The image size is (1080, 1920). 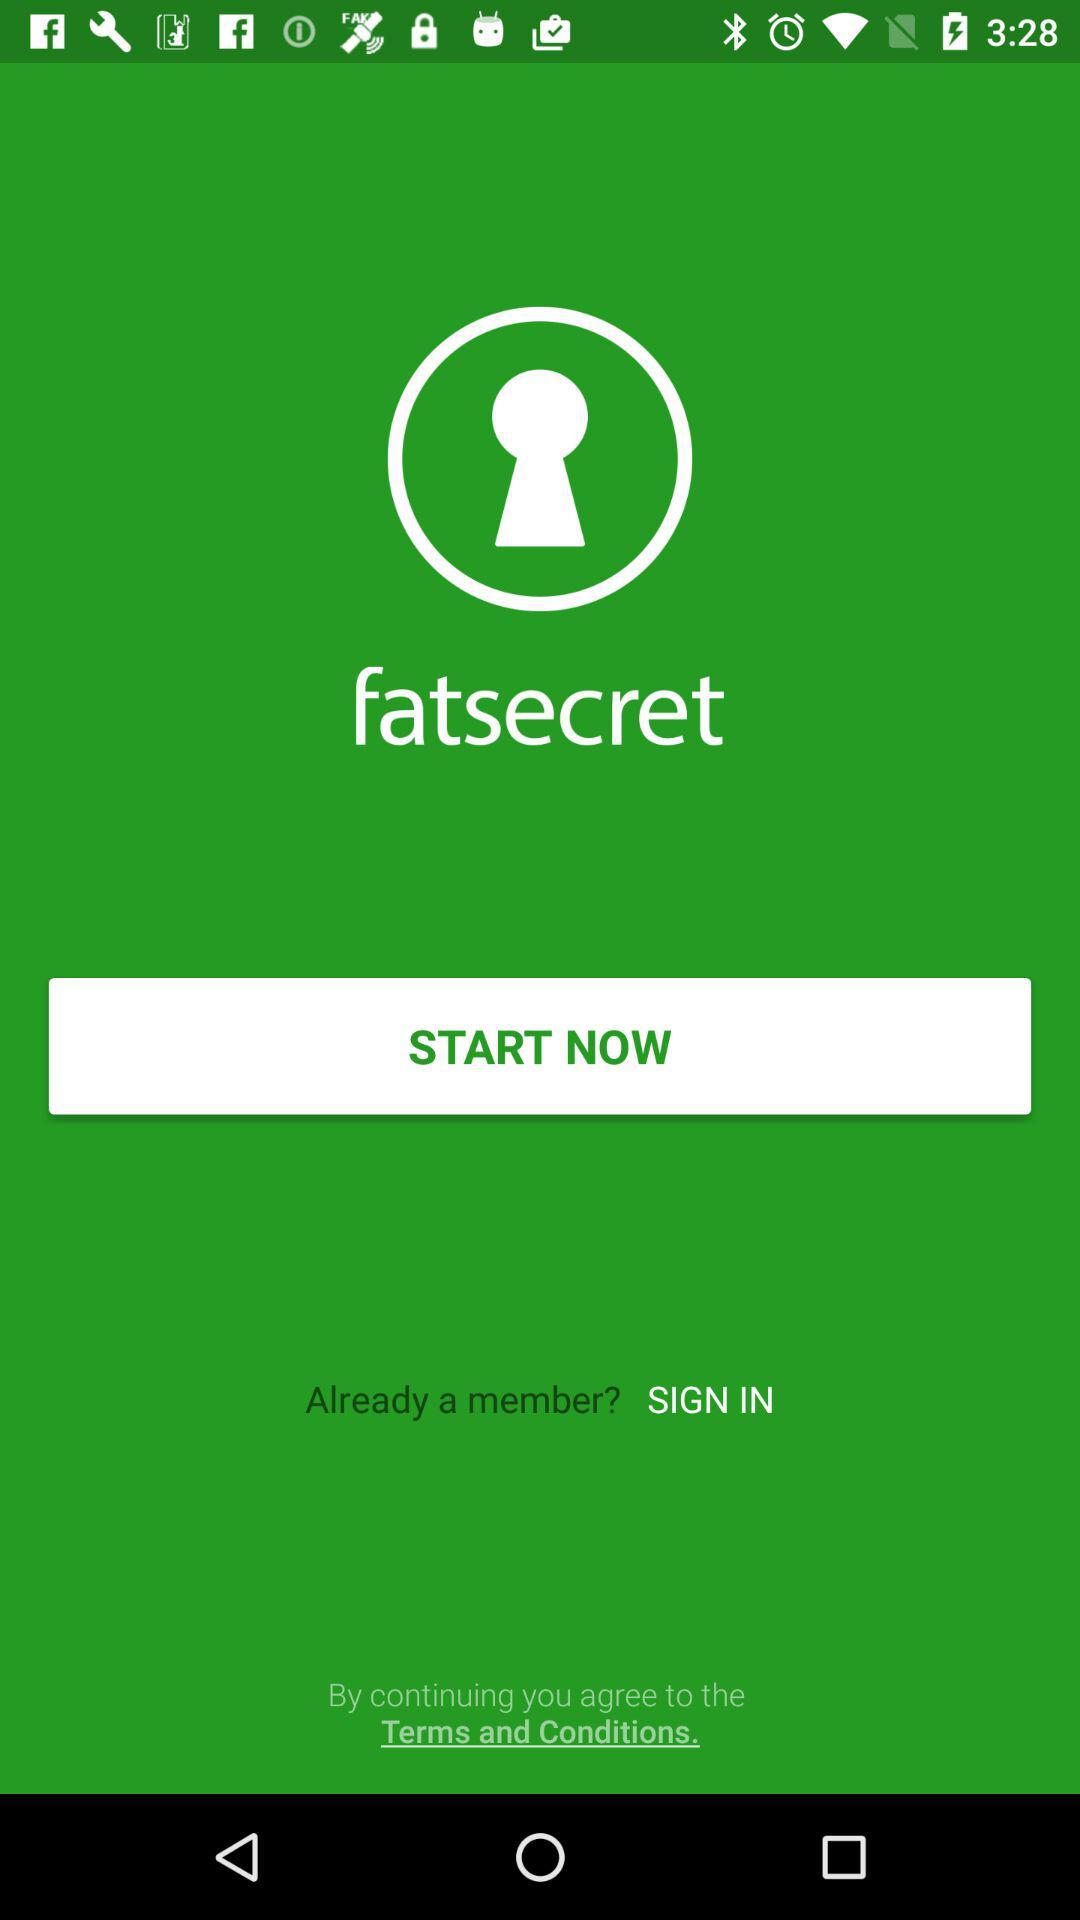 What do you see at coordinates (540, 1711) in the screenshot?
I see `by continuing you icon` at bounding box center [540, 1711].